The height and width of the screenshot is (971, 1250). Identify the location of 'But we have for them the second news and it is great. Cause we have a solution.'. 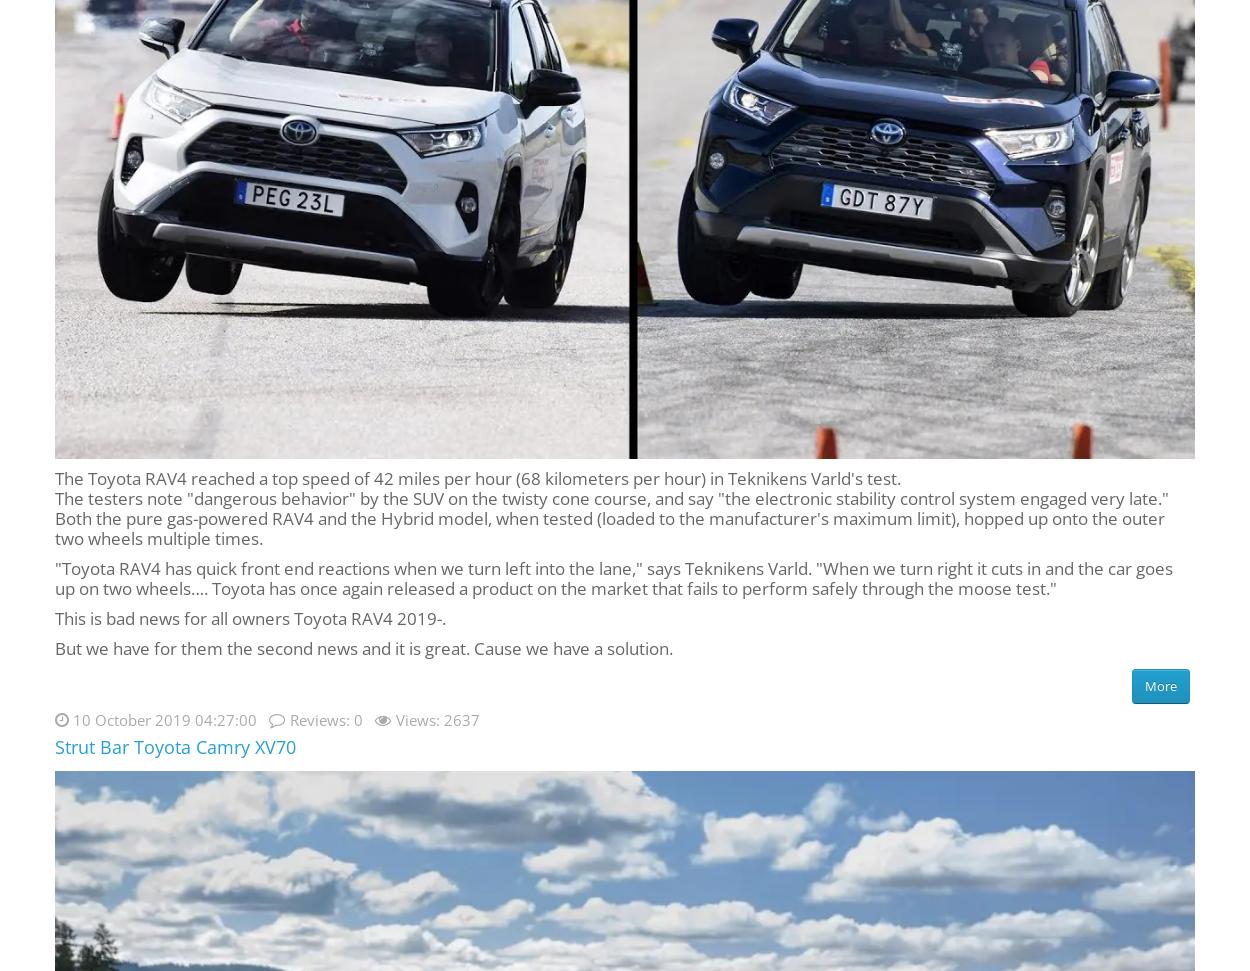
(363, 646).